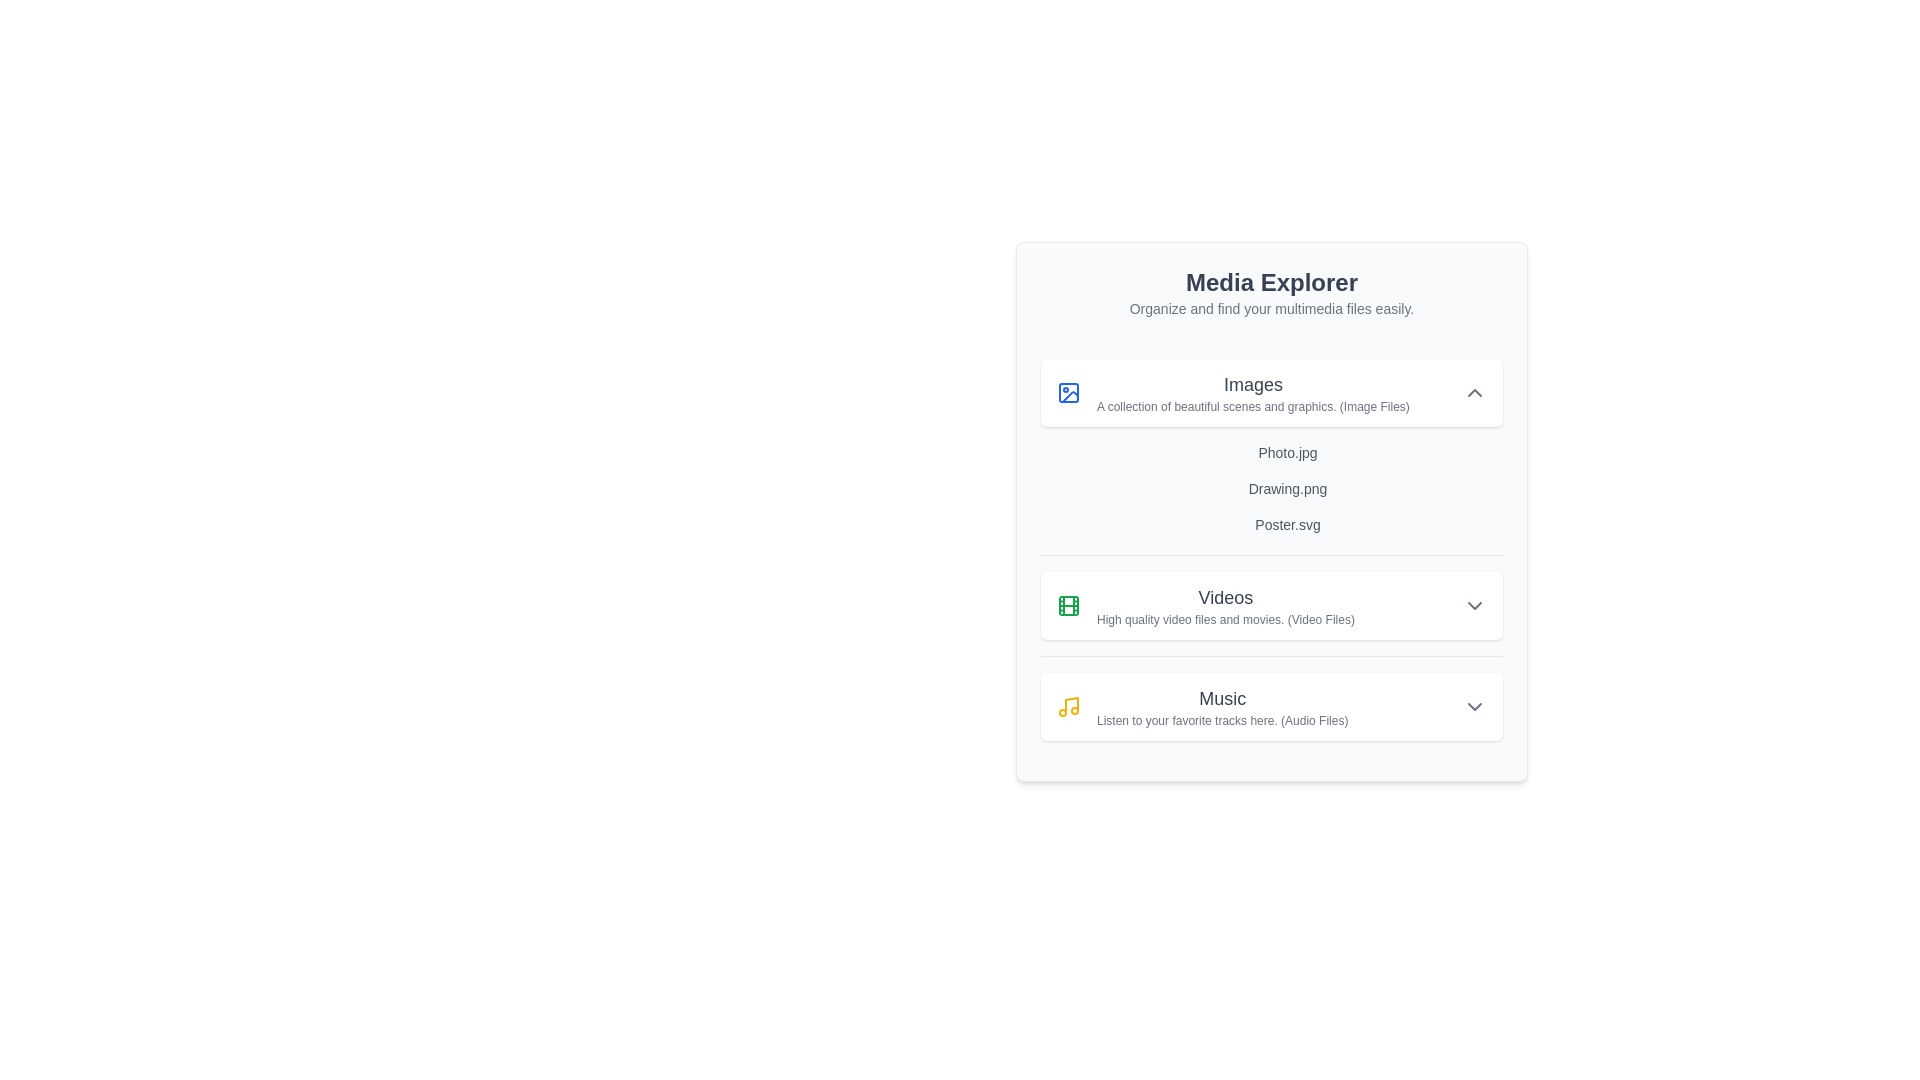 This screenshot has height=1080, width=1920. What do you see at coordinates (1271, 393) in the screenshot?
I see `the button that expands or collapses the 'Images' section in the 'Media Explorer', which is the first item in the list and centrally located within its panel` at bounding box center [1271, 393].